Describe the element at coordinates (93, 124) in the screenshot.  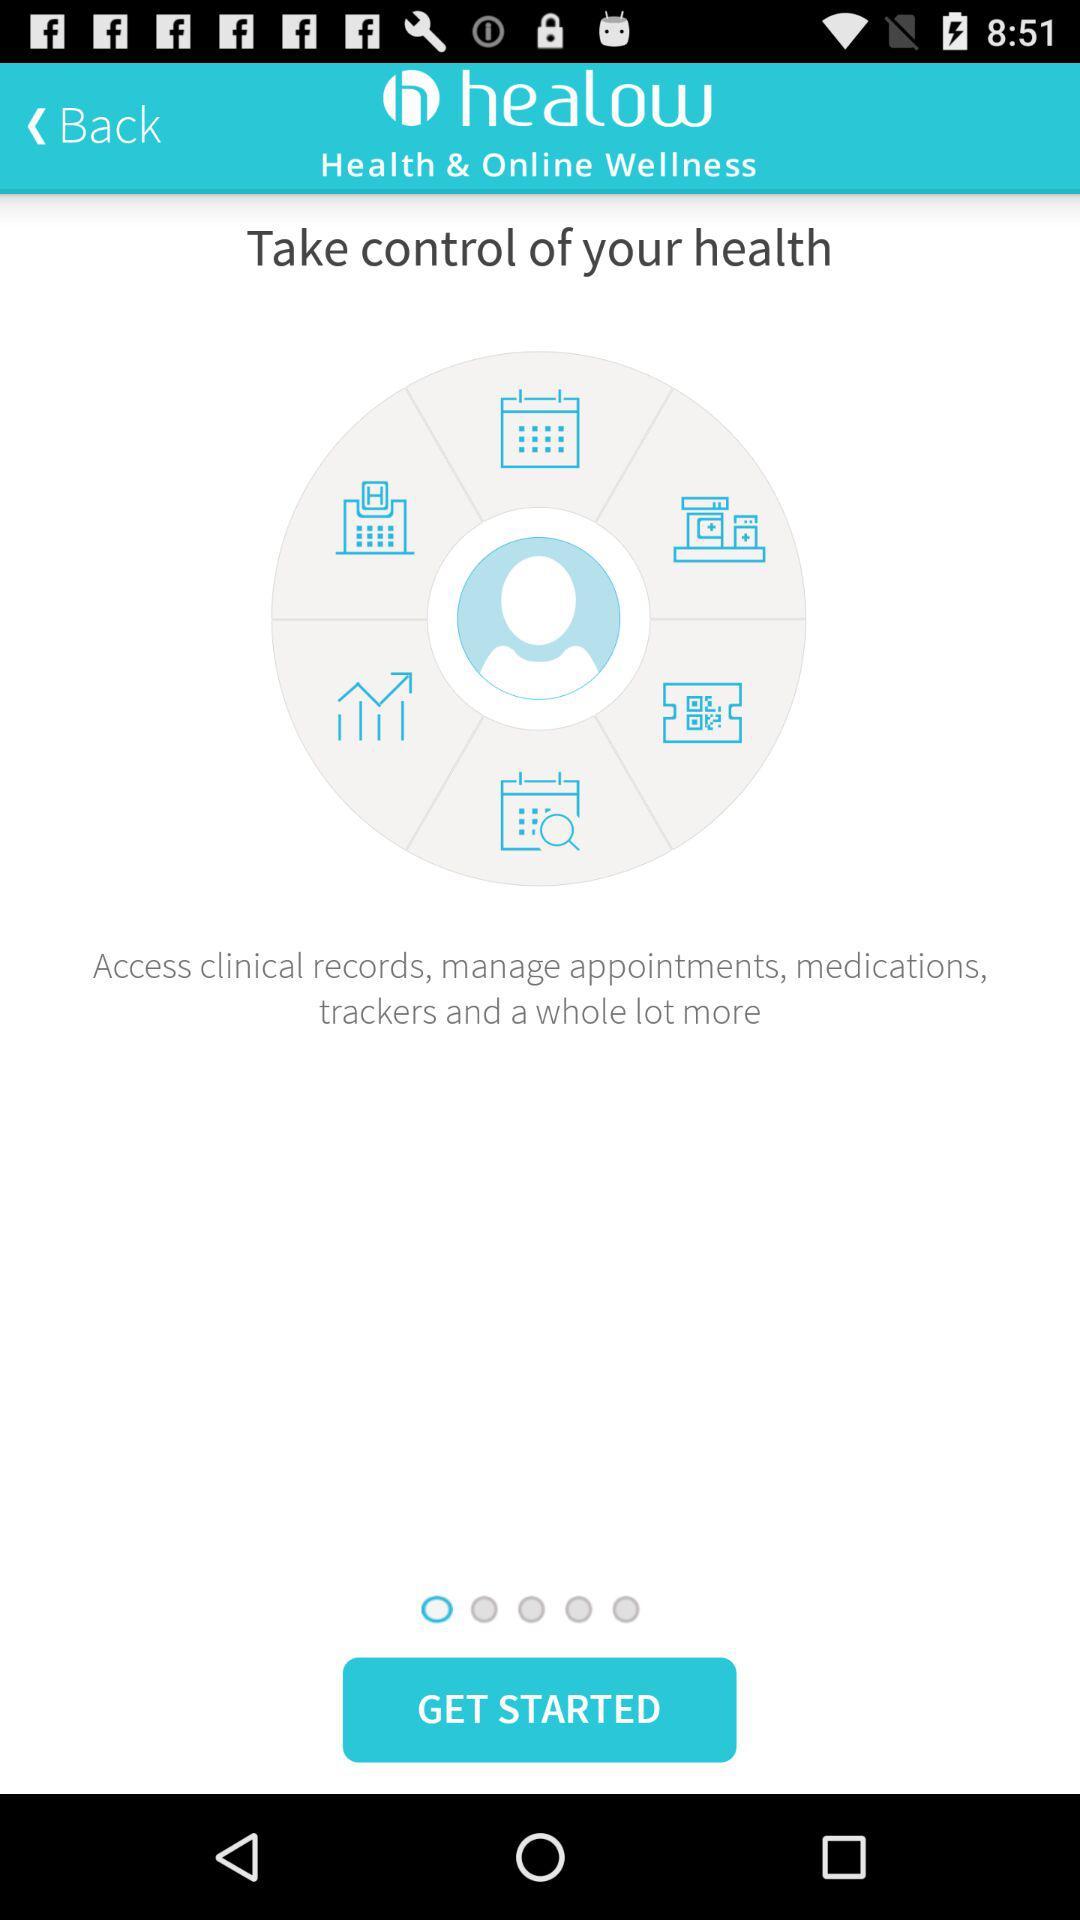
I see `the icon at the top left corner` at that location.